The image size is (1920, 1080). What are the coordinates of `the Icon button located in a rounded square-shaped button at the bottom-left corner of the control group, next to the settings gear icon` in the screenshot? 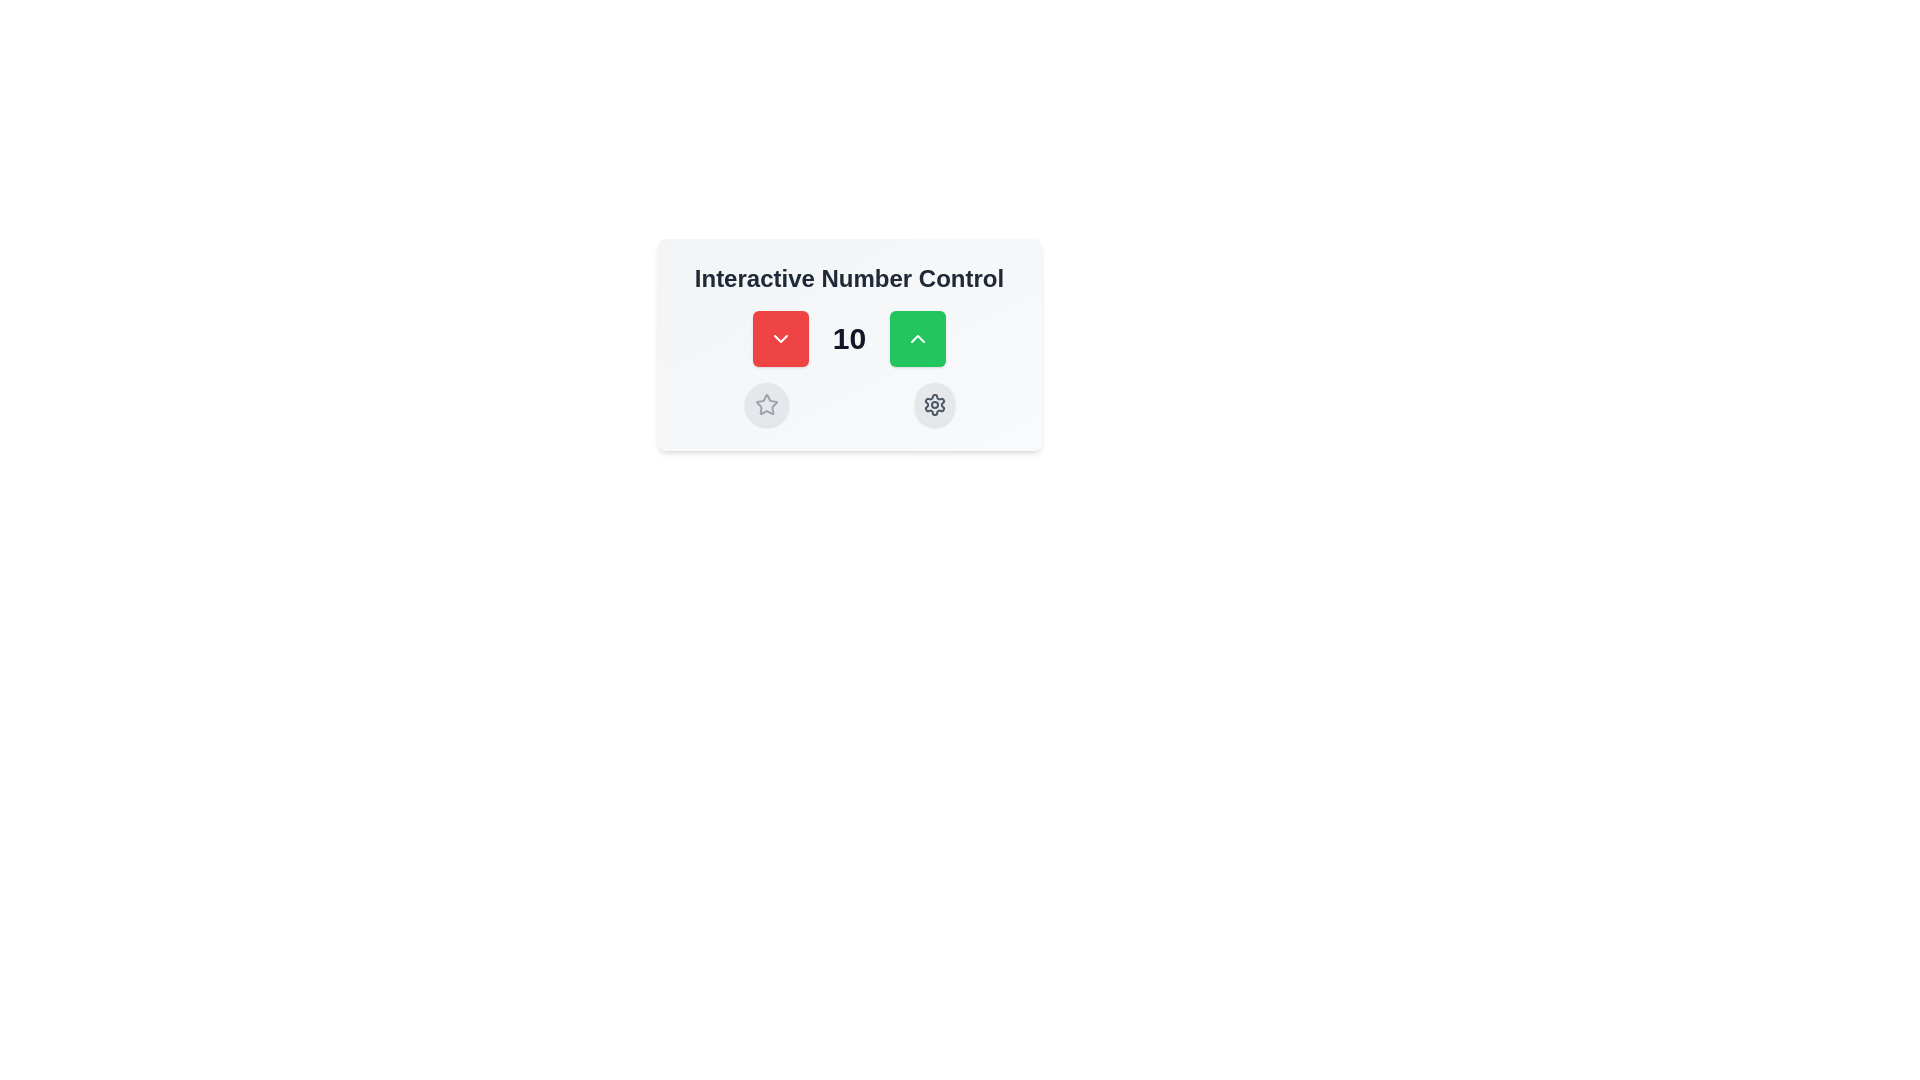 It's located at (765, 405).